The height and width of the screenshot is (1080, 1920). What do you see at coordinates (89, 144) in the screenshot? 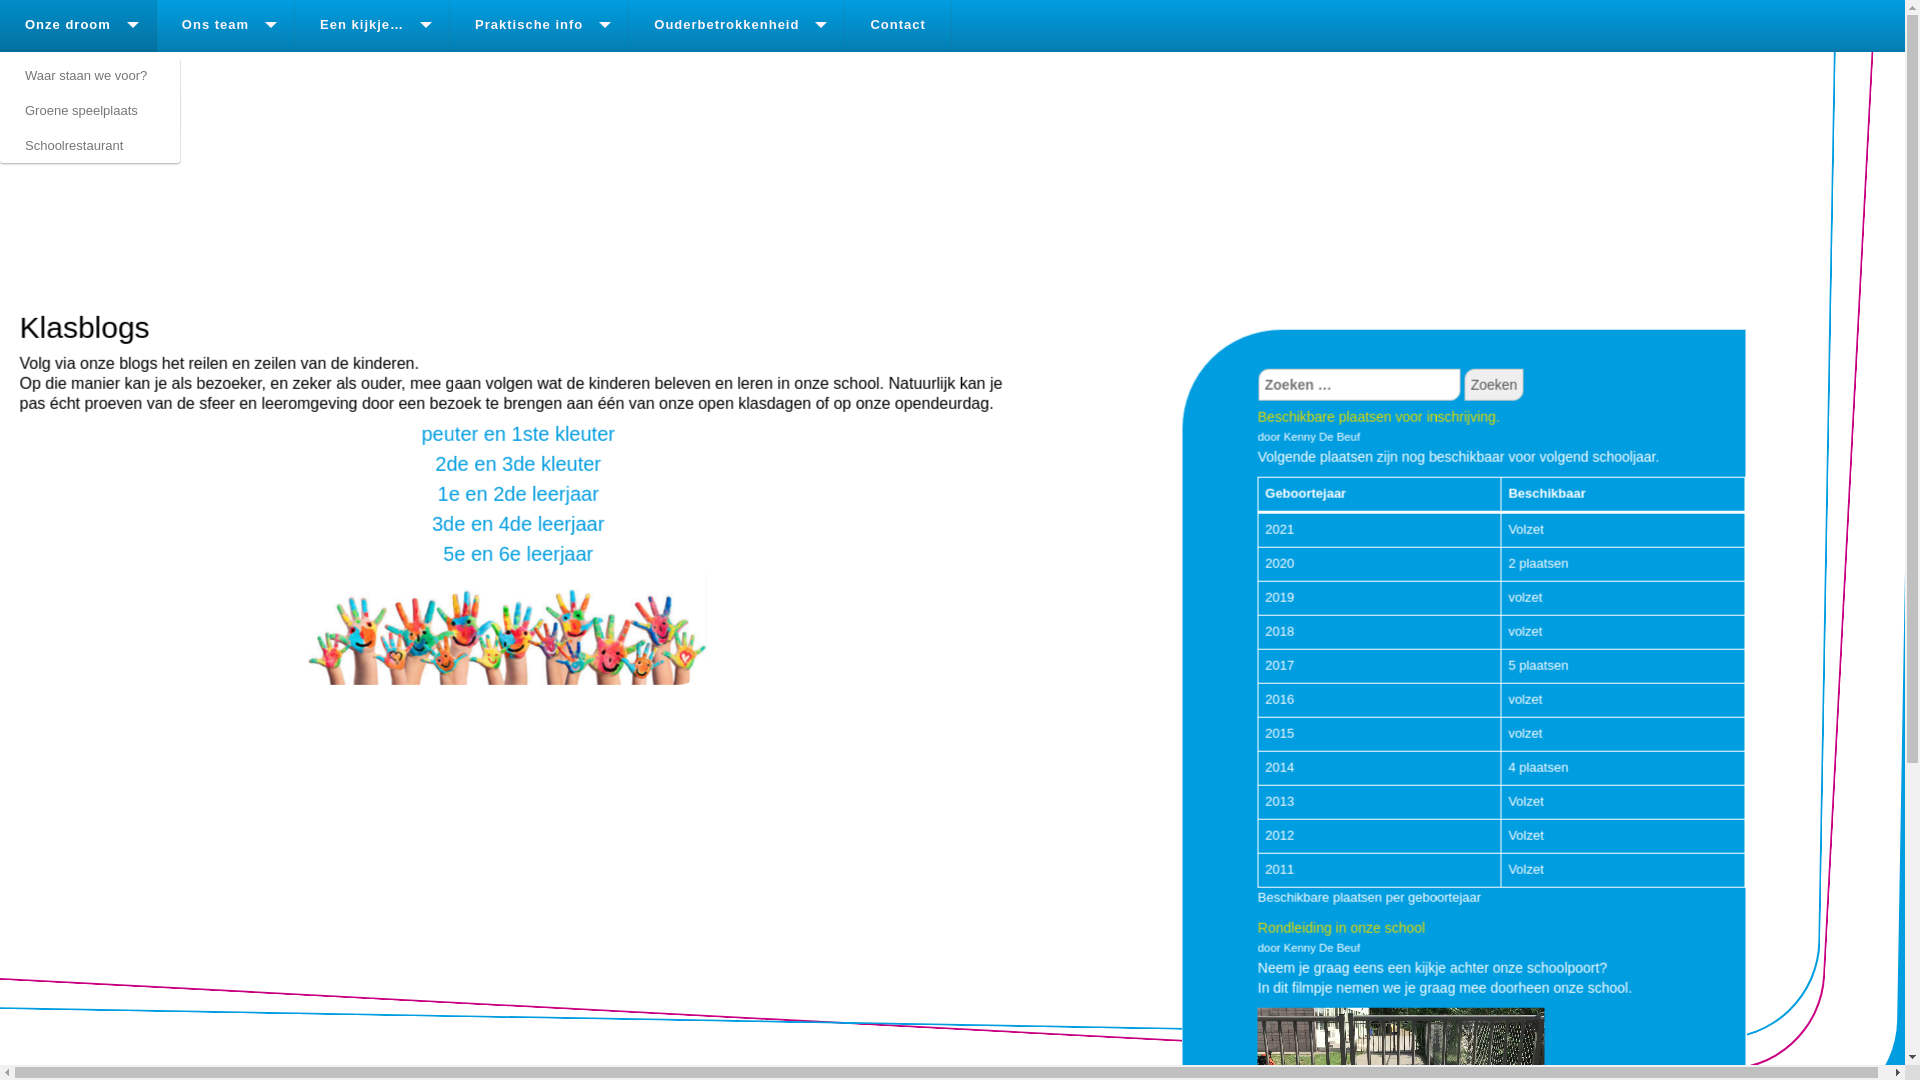
I see `'Schoolrestaurant'` at bounding box center [89, 144].